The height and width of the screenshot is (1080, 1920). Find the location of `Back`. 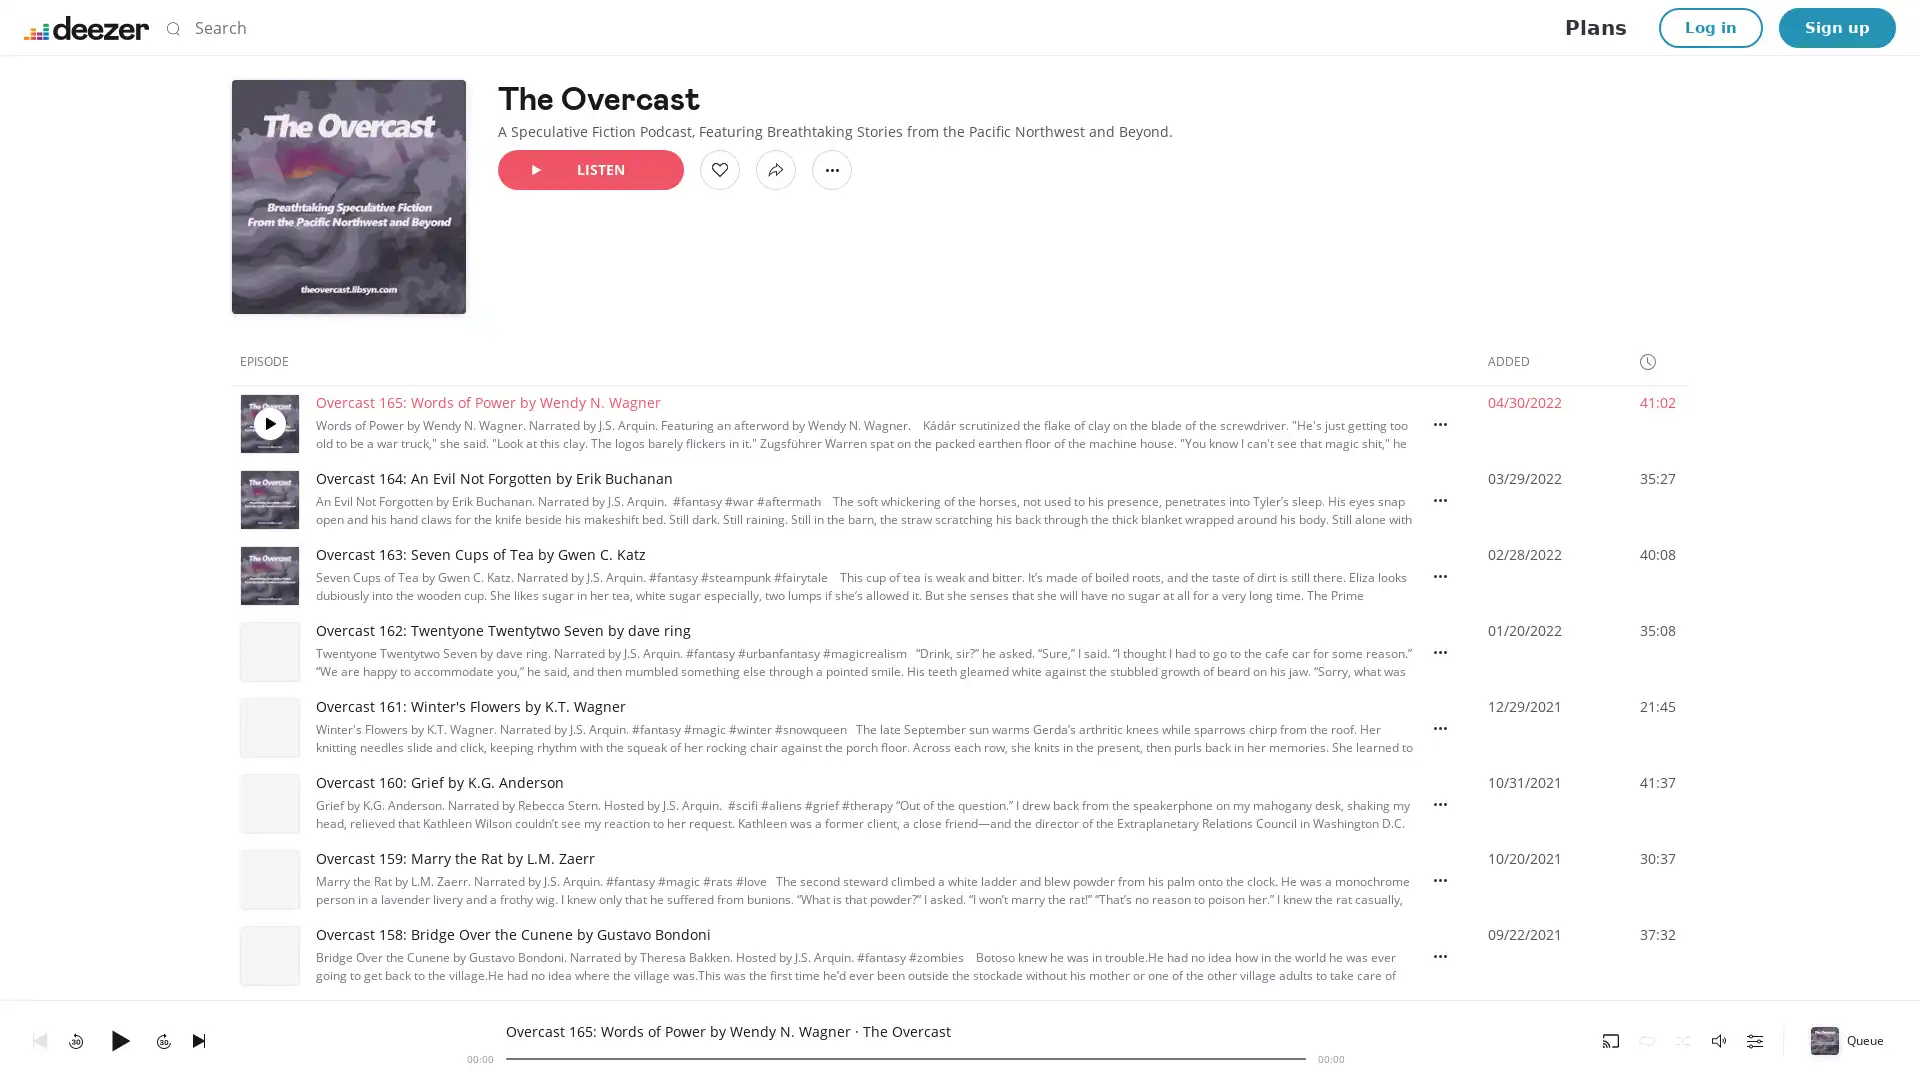

Back is located at coordinates (39, 1039).